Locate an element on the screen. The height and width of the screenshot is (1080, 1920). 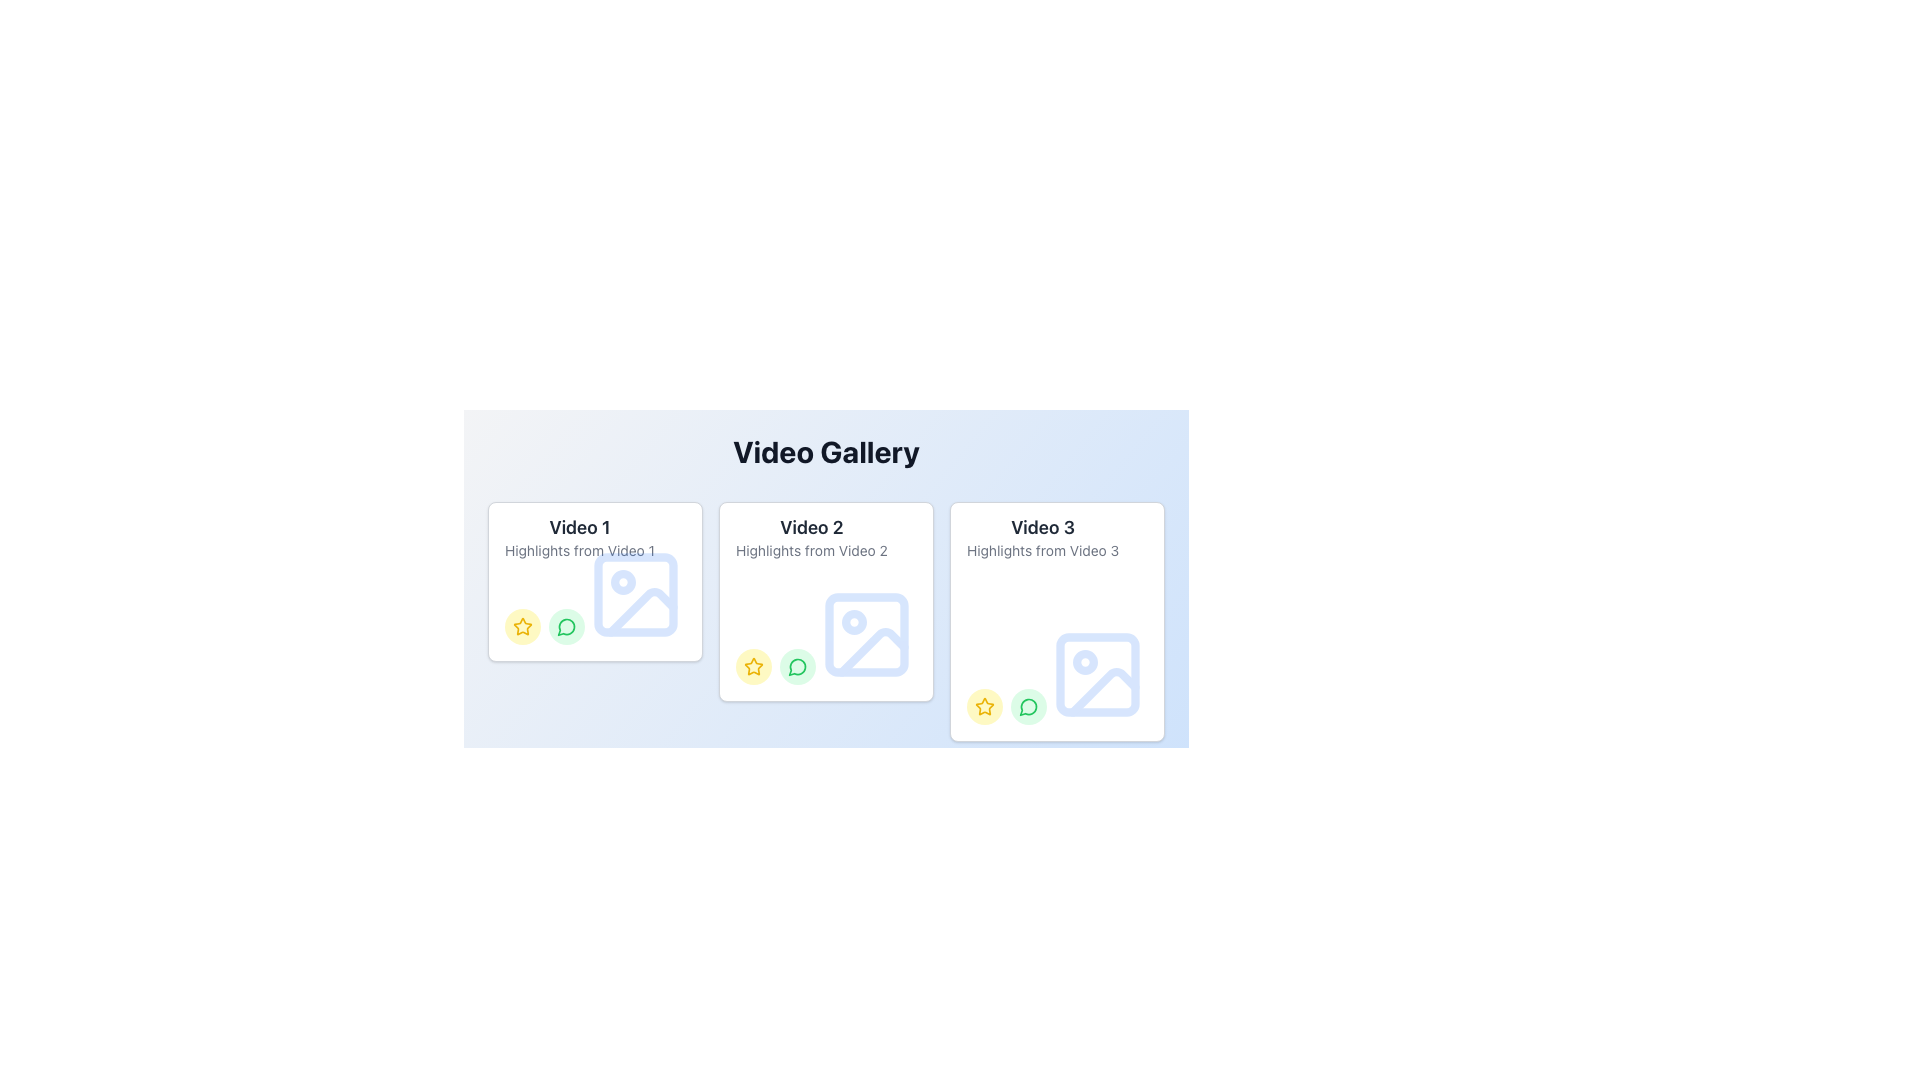
the text label that provides additional descriptive information about the related video, located below the title 'Video 3' in the 'Video Gallery' interface is located at coordinates (1042, 551).